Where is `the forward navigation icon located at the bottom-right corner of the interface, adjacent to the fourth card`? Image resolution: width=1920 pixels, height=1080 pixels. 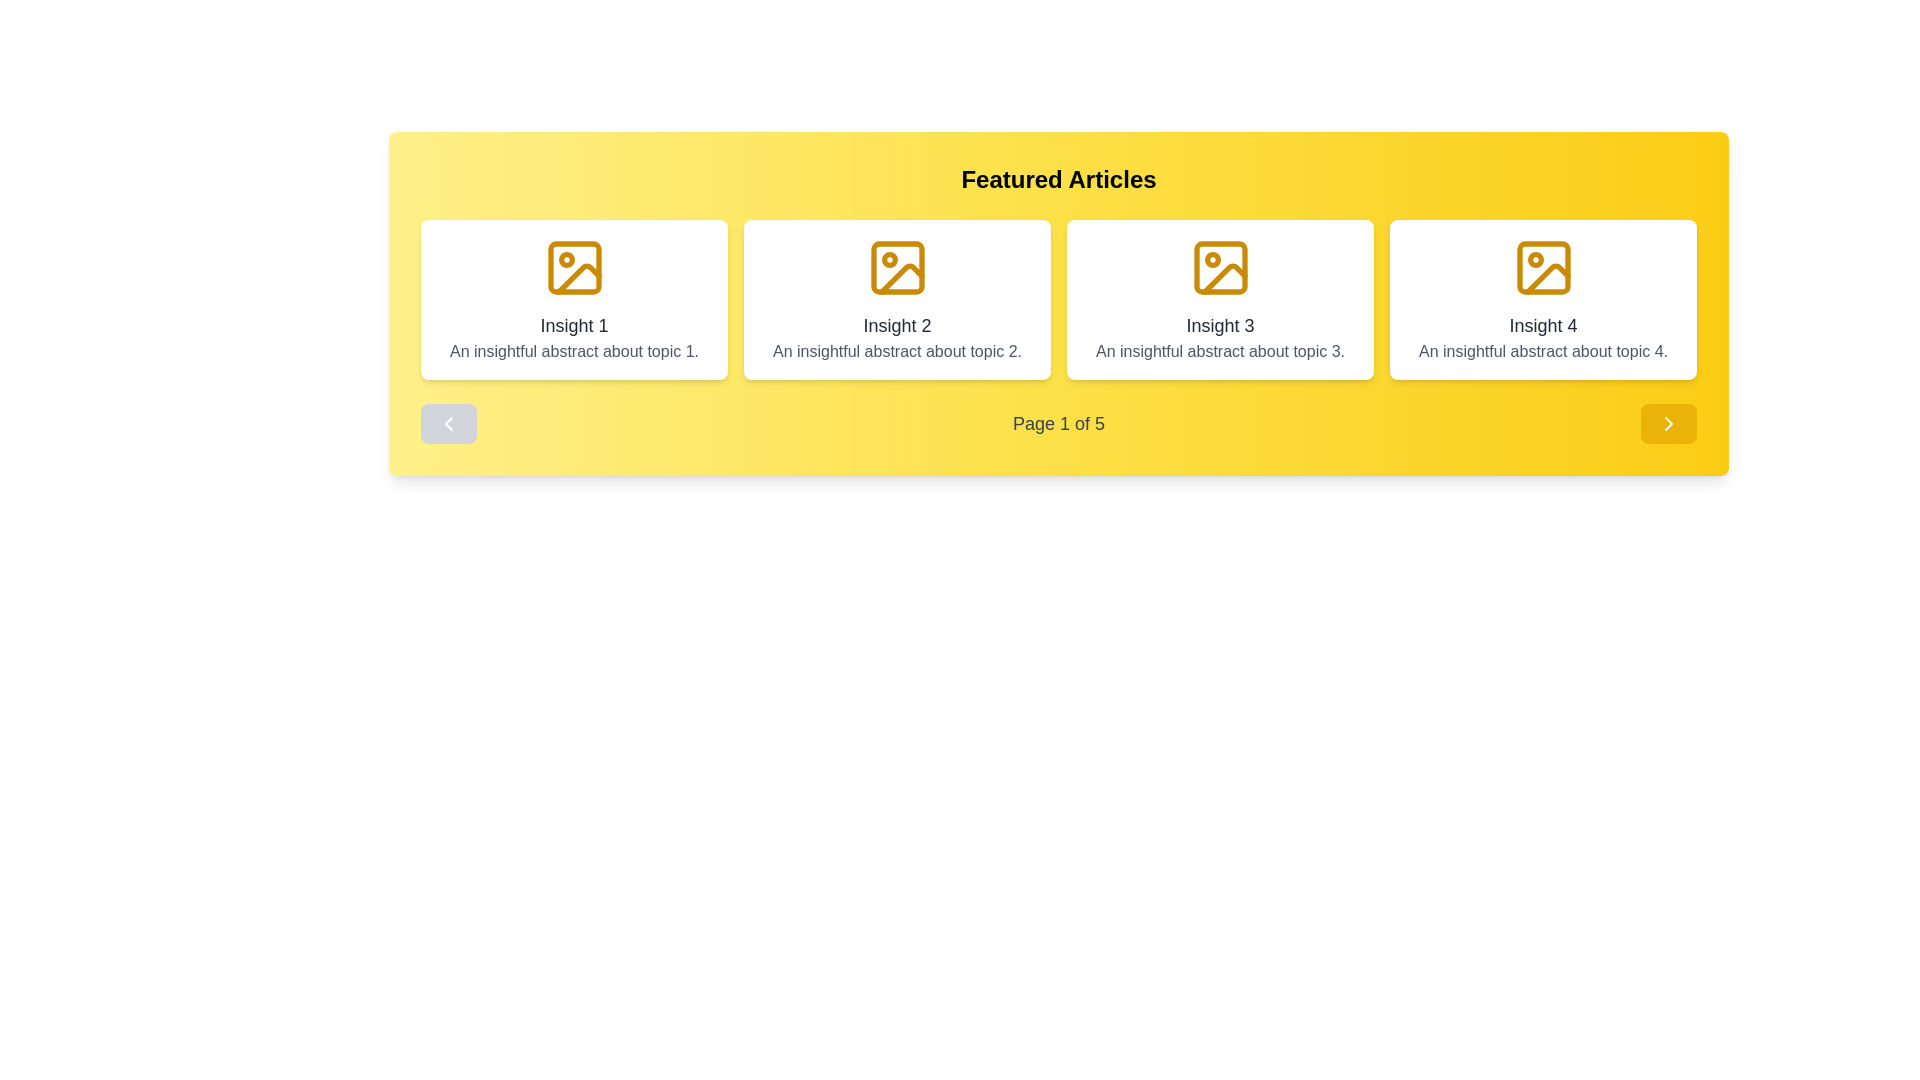
the forward navigation icon located at the bottom-right corner of the interface, adjacent to the fourth card is located at coordinates (1669, 423).